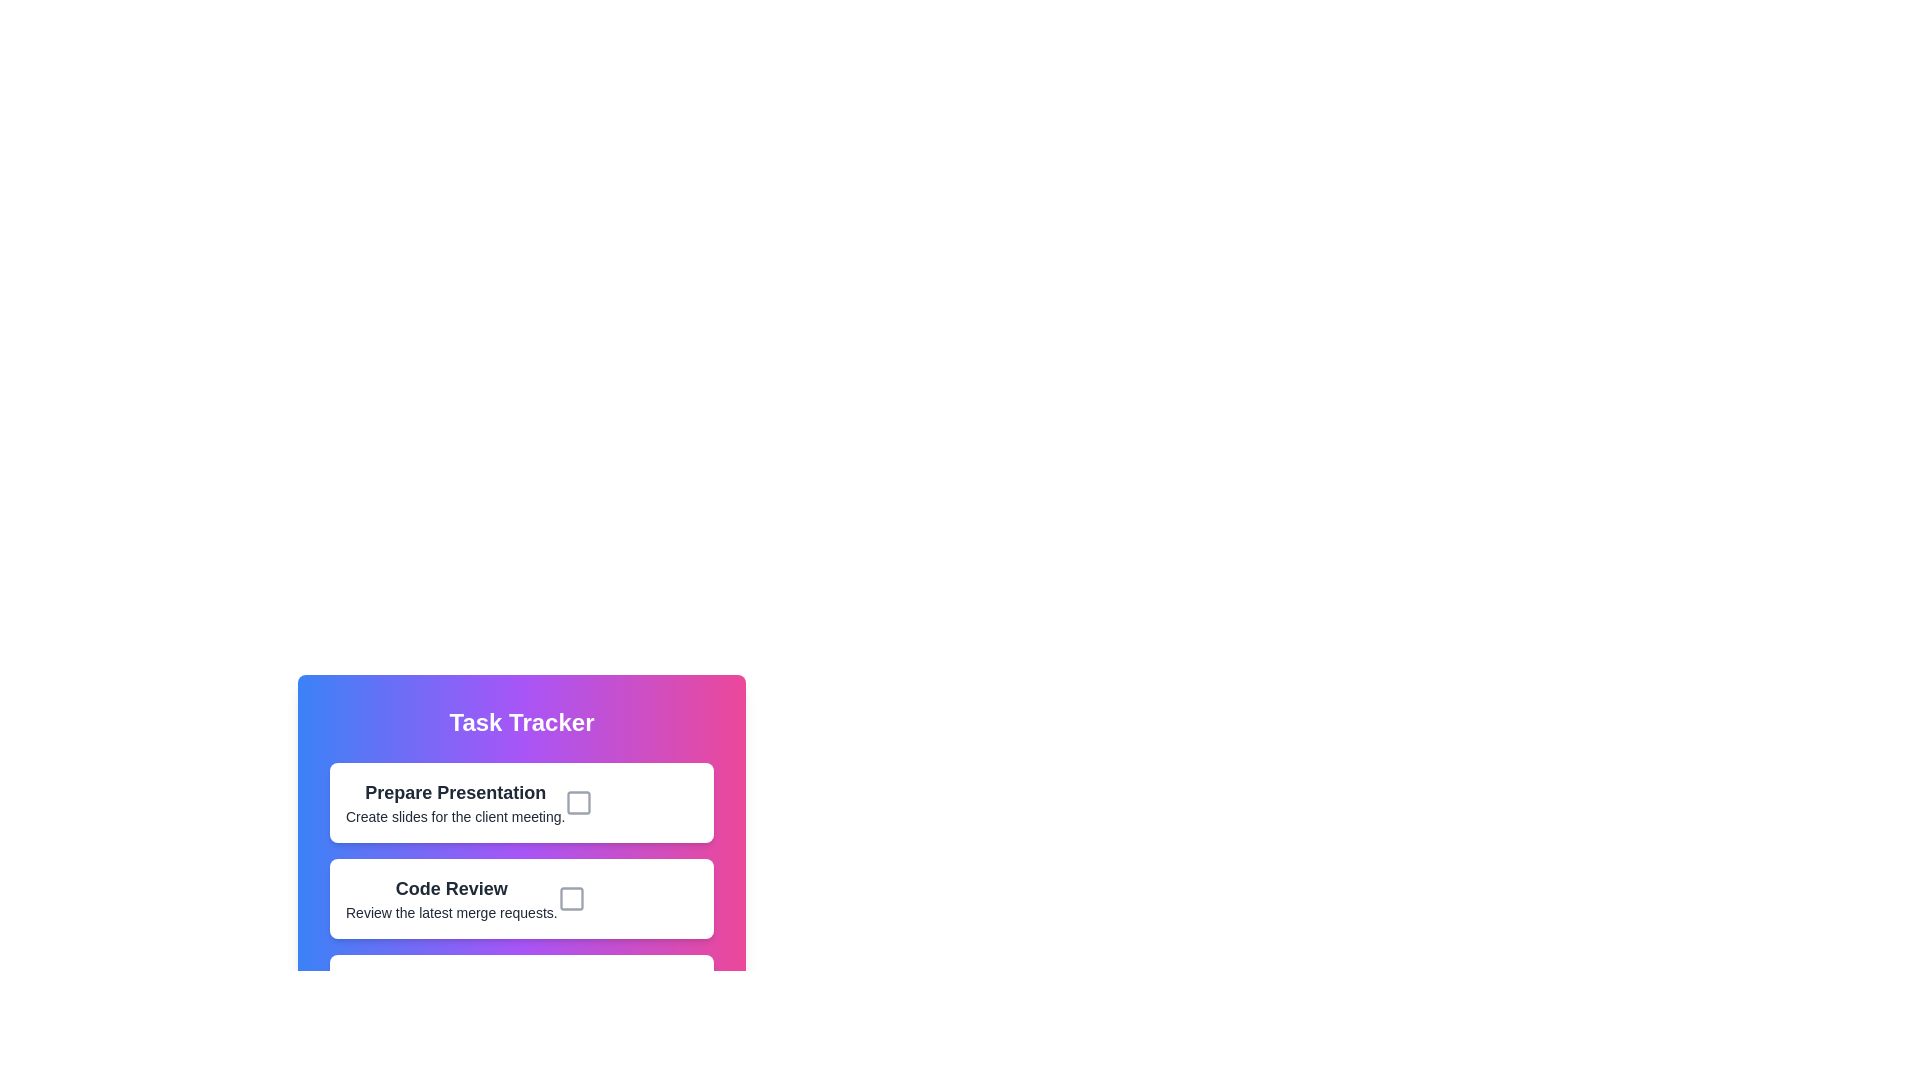 This screenshot has width=1920, height=1080. I want to click on the hollow checkbox next to the text 'Prepare Presentation', so click(578, 801).